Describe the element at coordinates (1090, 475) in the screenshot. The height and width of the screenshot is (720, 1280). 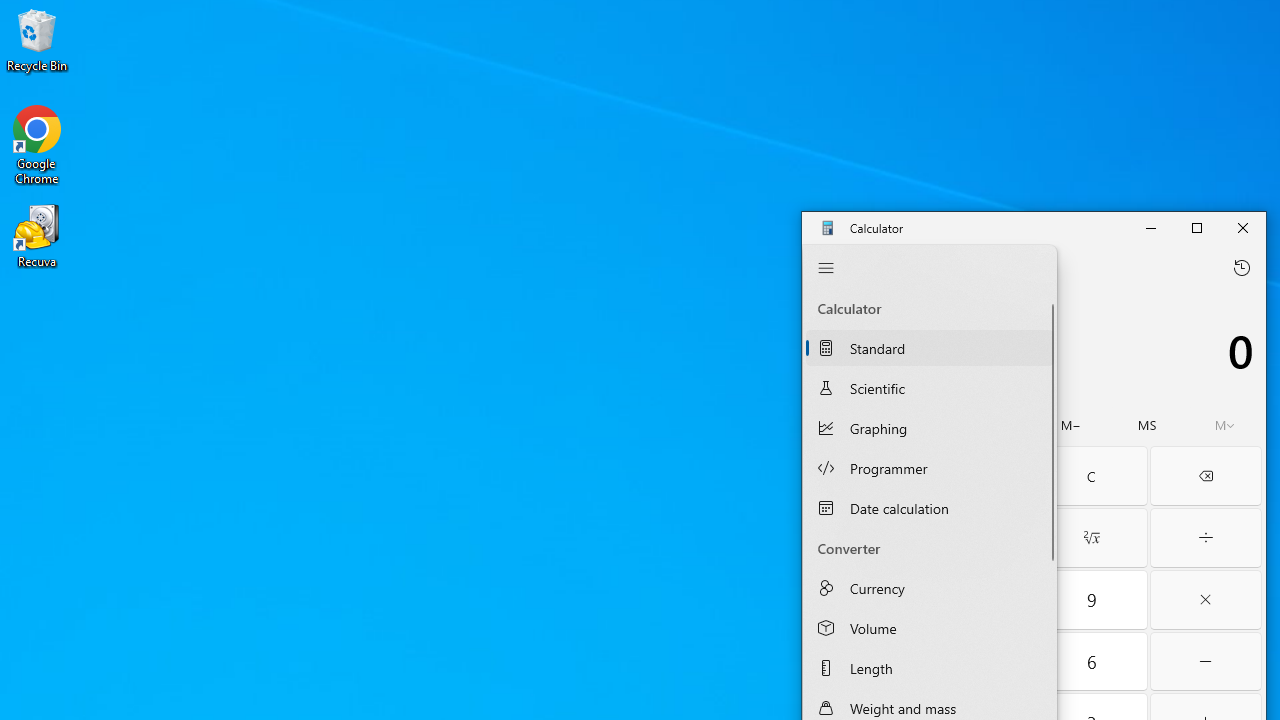
I see `'Clear'` at that location.